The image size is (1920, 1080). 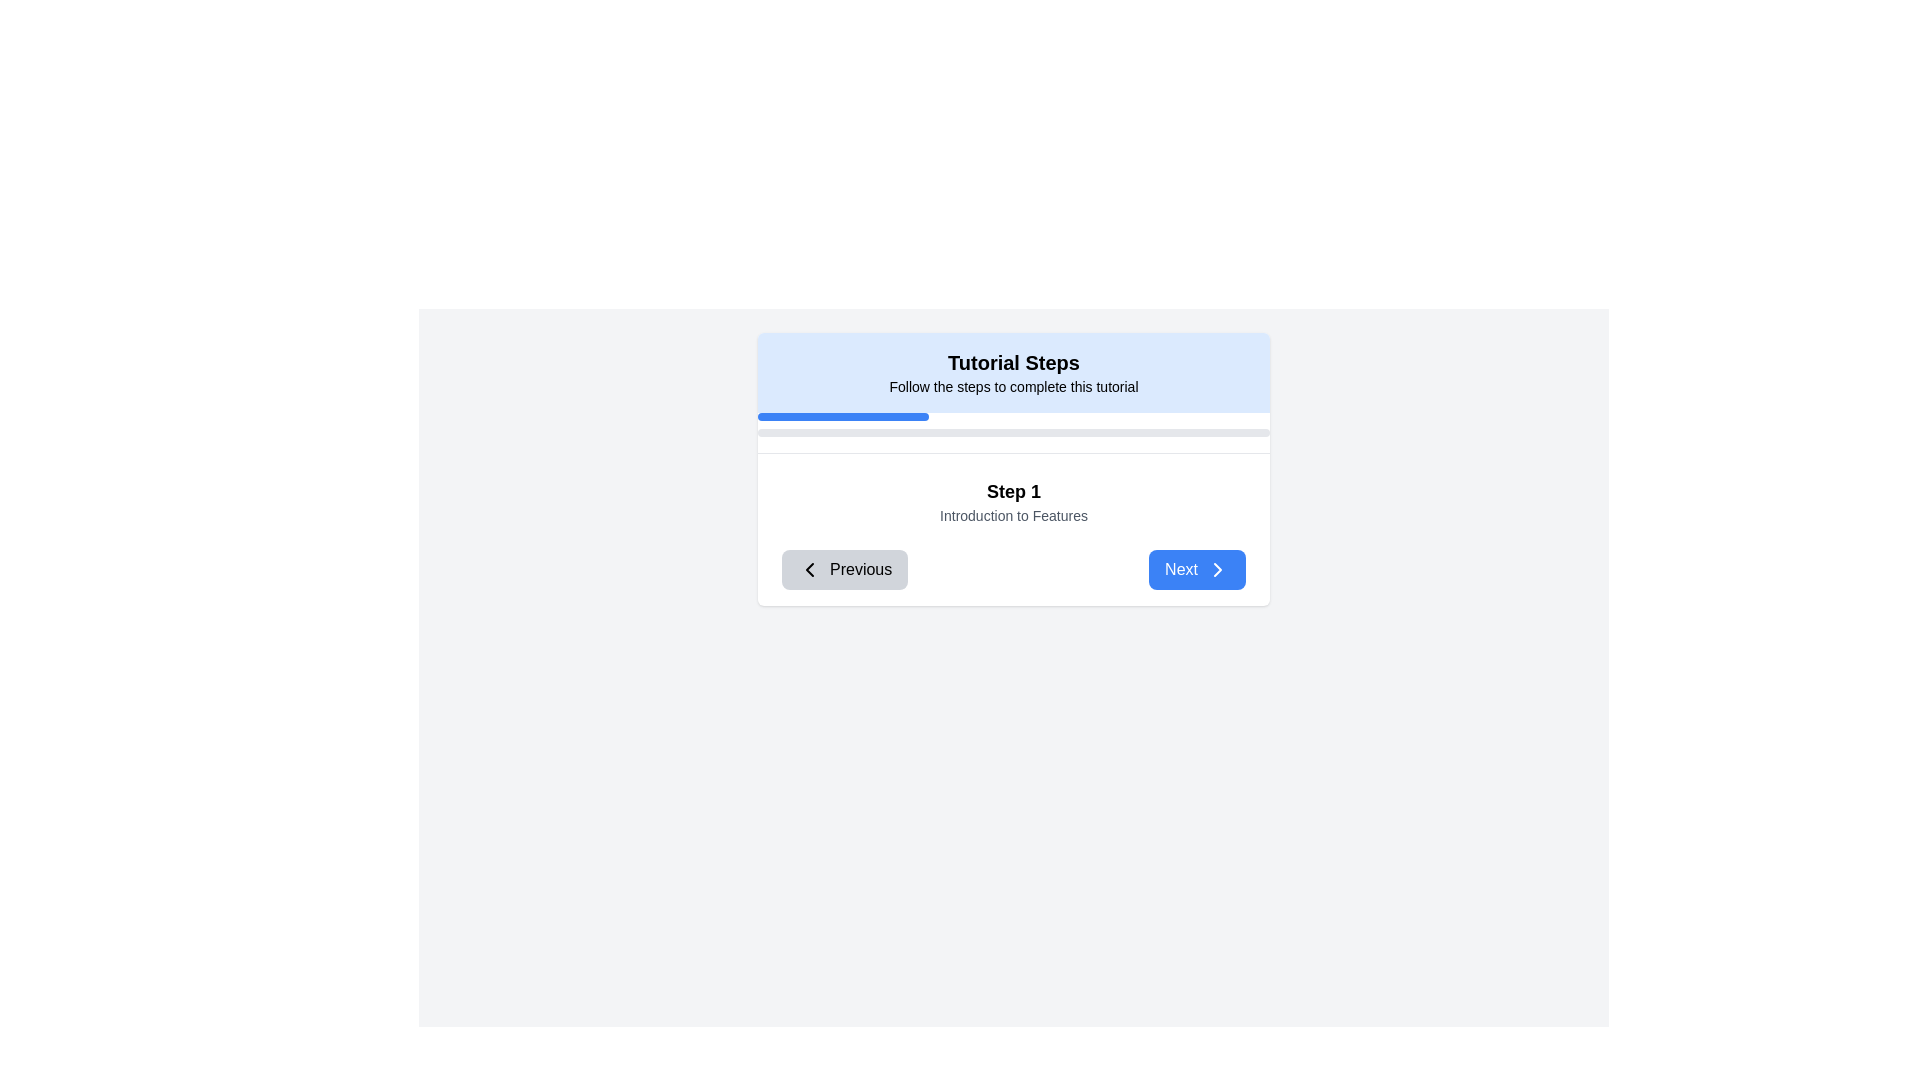 I want to click on the Section Header of the tutorial interface, which serves as the title providing introductory information, located above the progress bar and tutorial content, so click(x=1013, y=373).